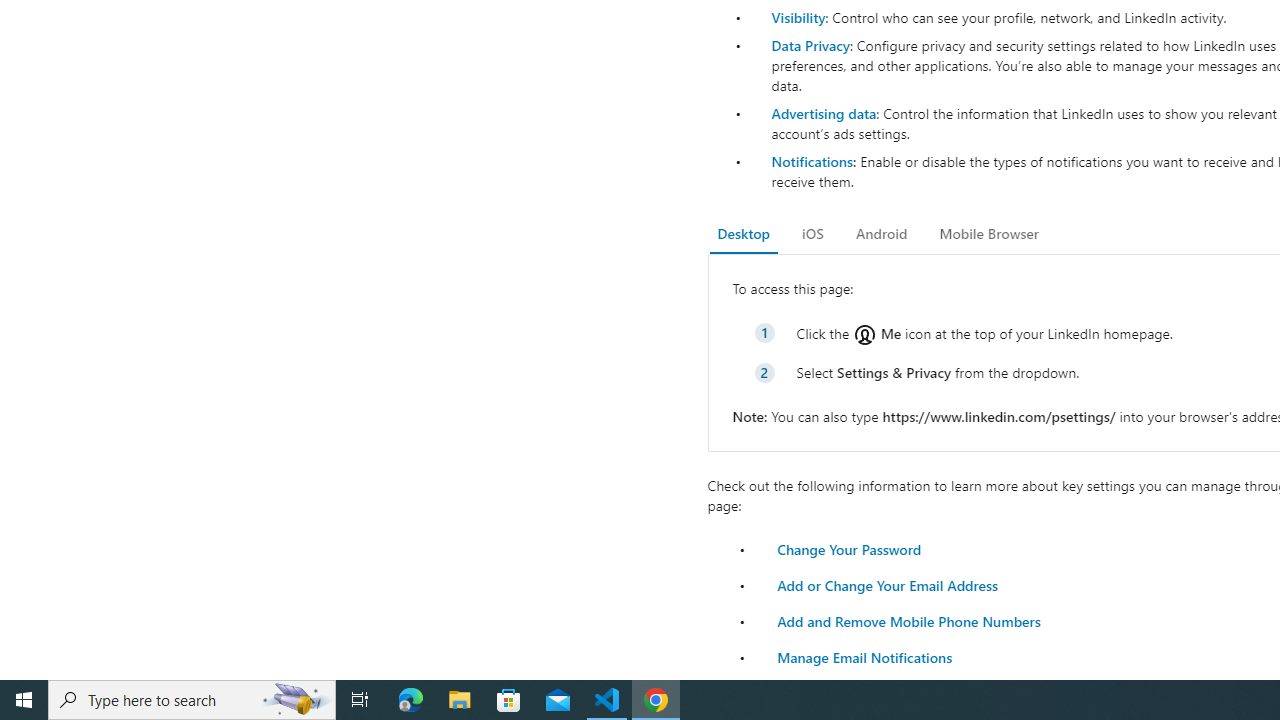 Image resolution: width=1280 pixels, height=720 pixels. I want to click on 'Visibility', so click(797, 17).